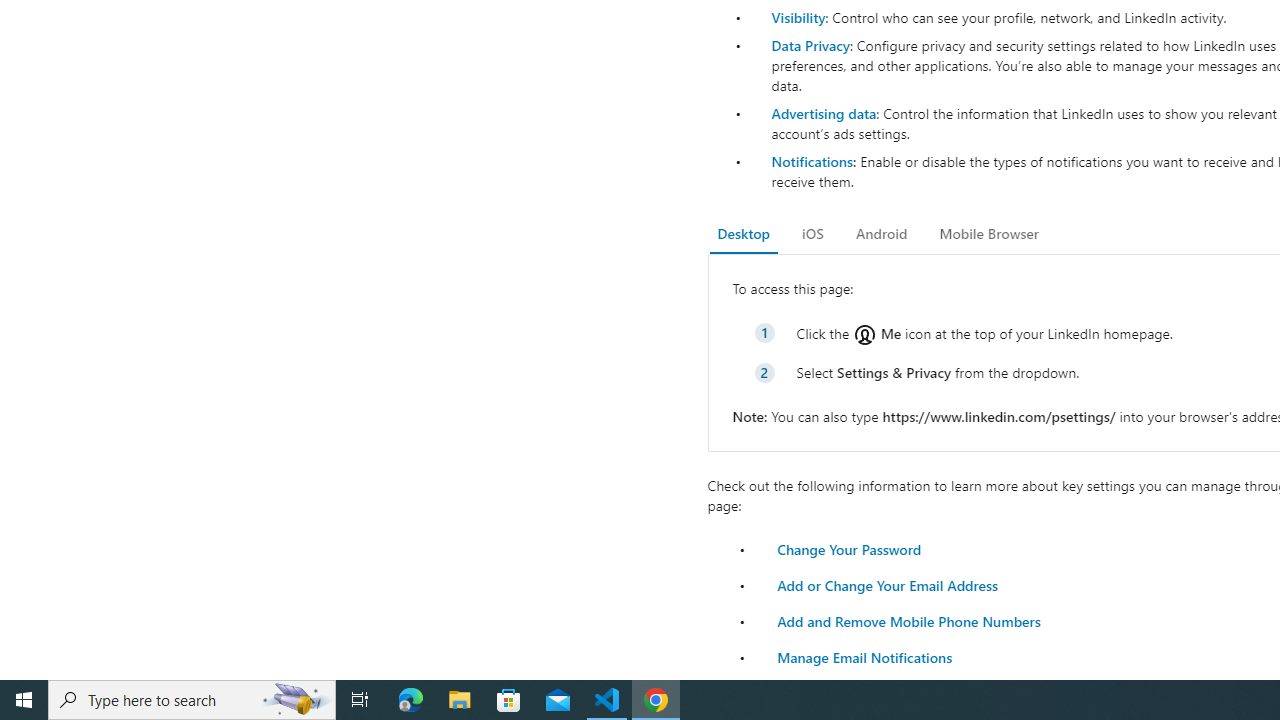 Image resolution: width=1280 pixels, height=720 pixels. I want to click on 'Visibility', so click(797, 17).